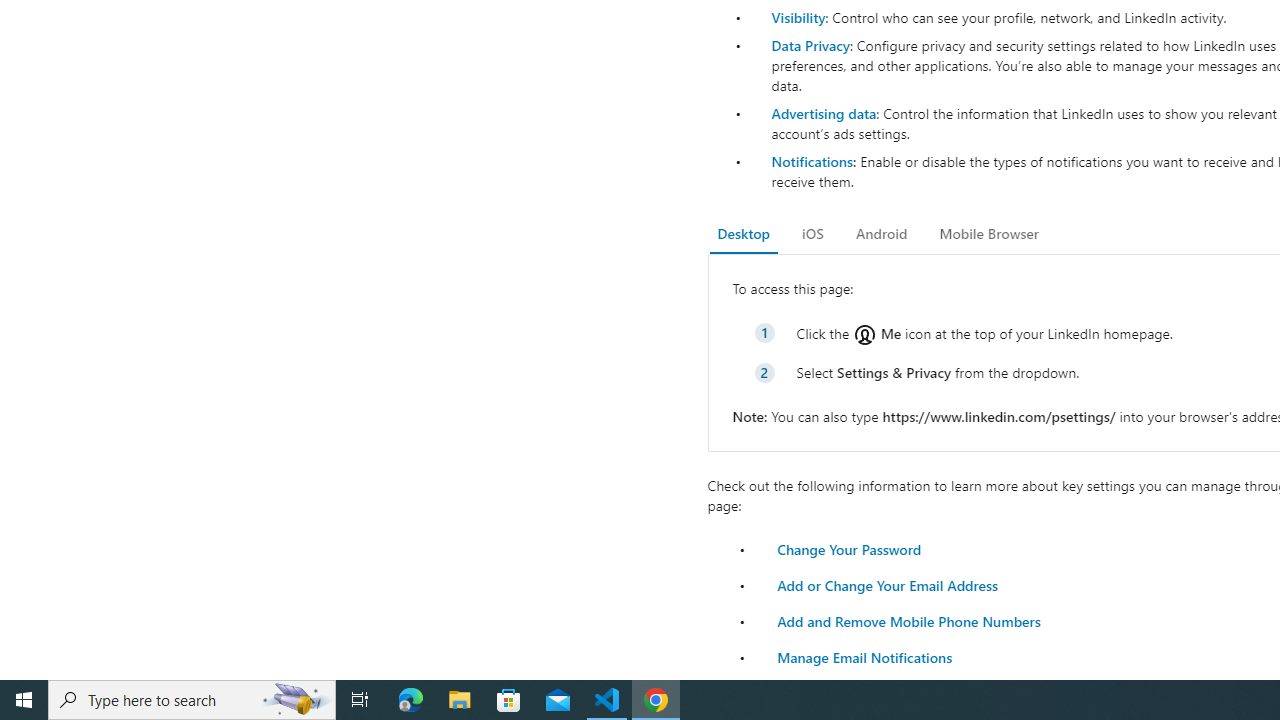 Image resolution: width=1280 pixels, height=720 pixels. I want to click on 'Visibility', so click(797, 17).